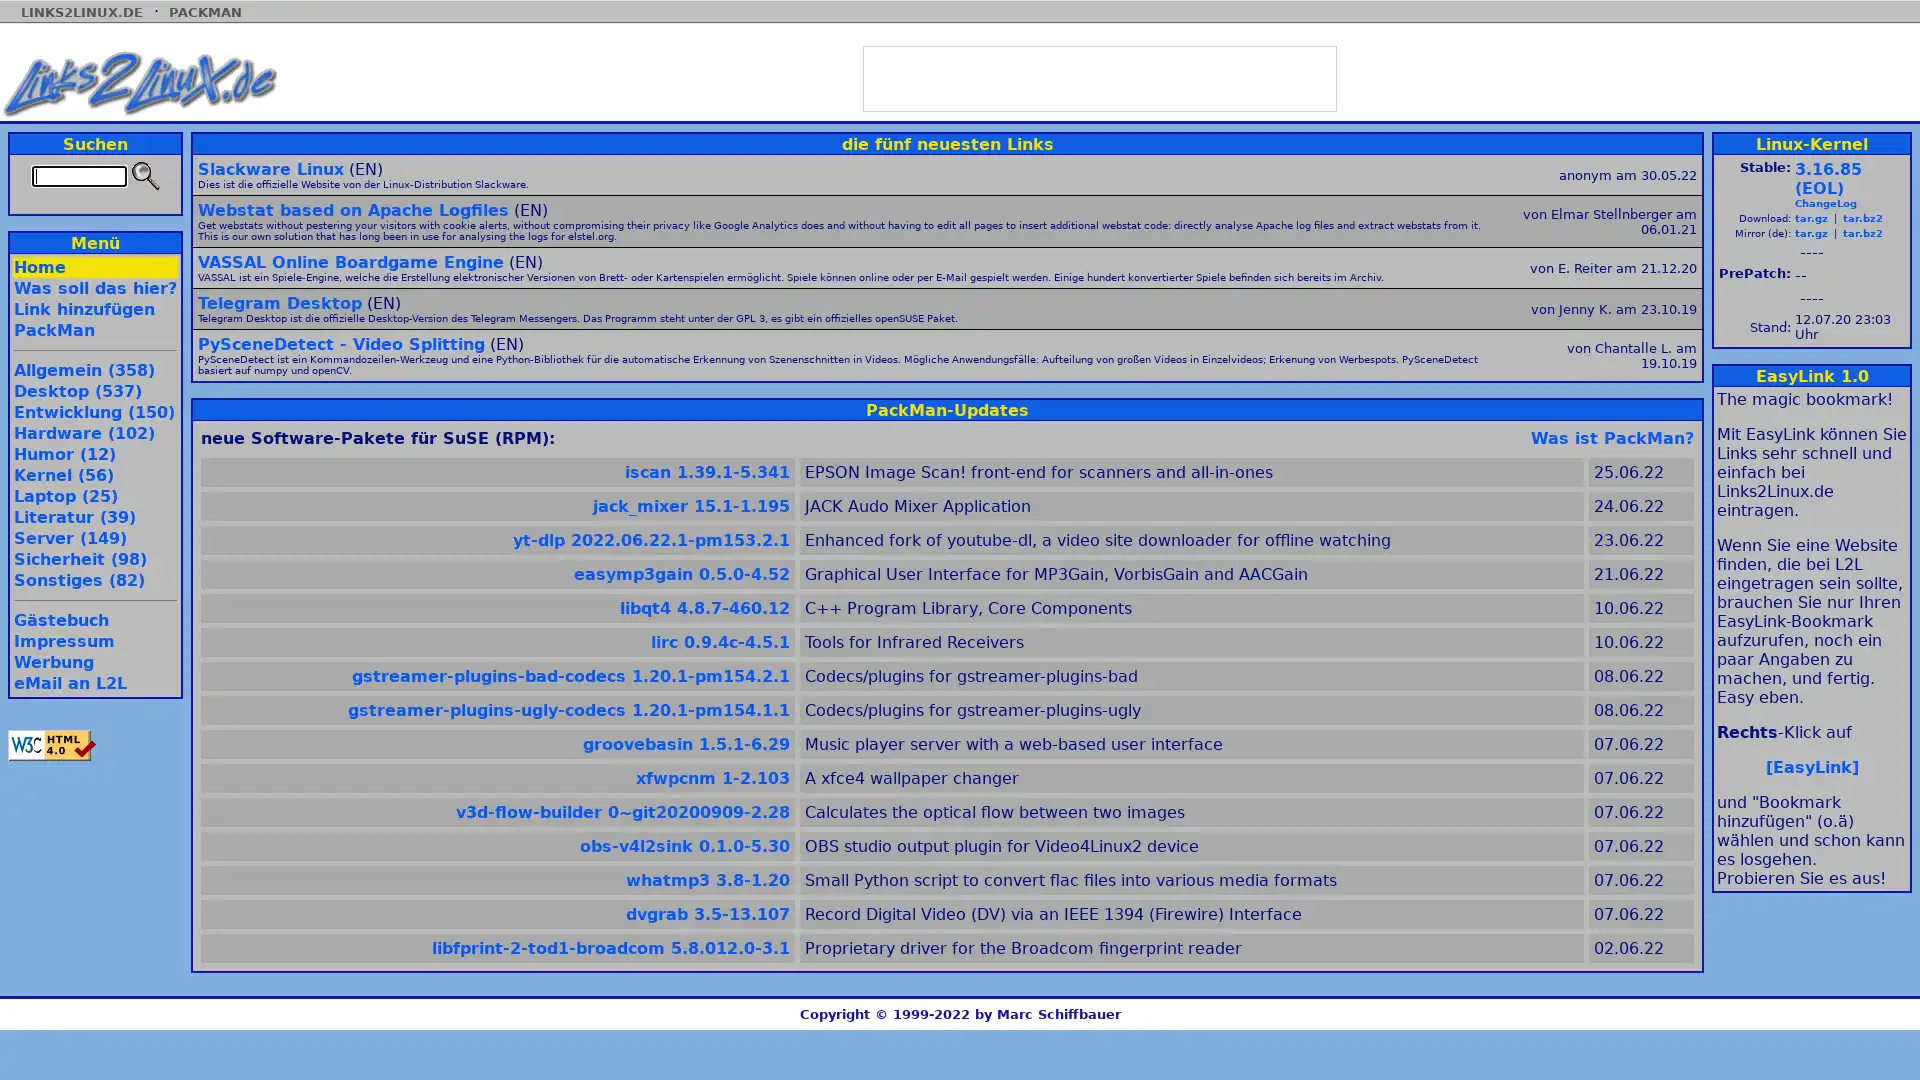  What do you see at coordinates (143, 175) in the screenshot?
I see `suchen!` at bounding box center [143, 175].